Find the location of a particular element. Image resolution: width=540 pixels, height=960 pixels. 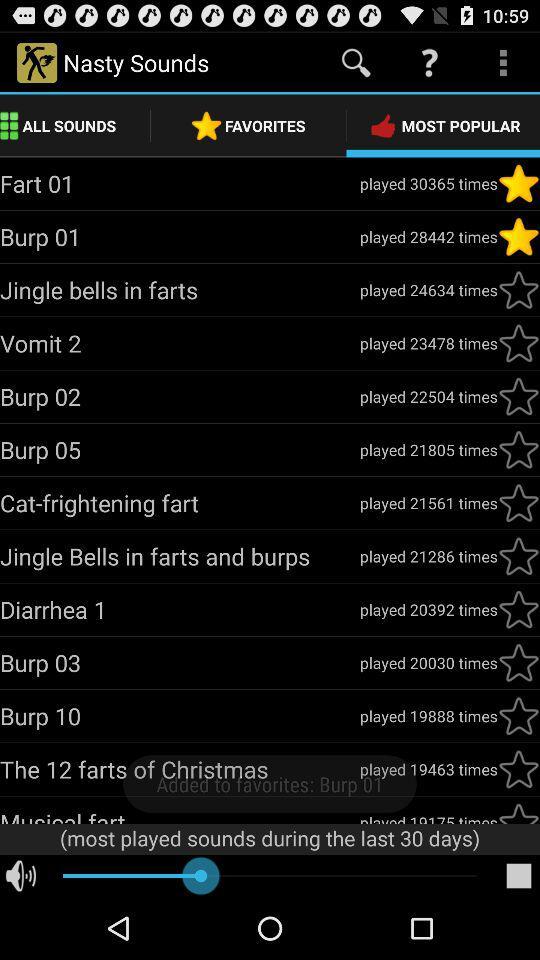

favorite is located at coordinates (518, 450).